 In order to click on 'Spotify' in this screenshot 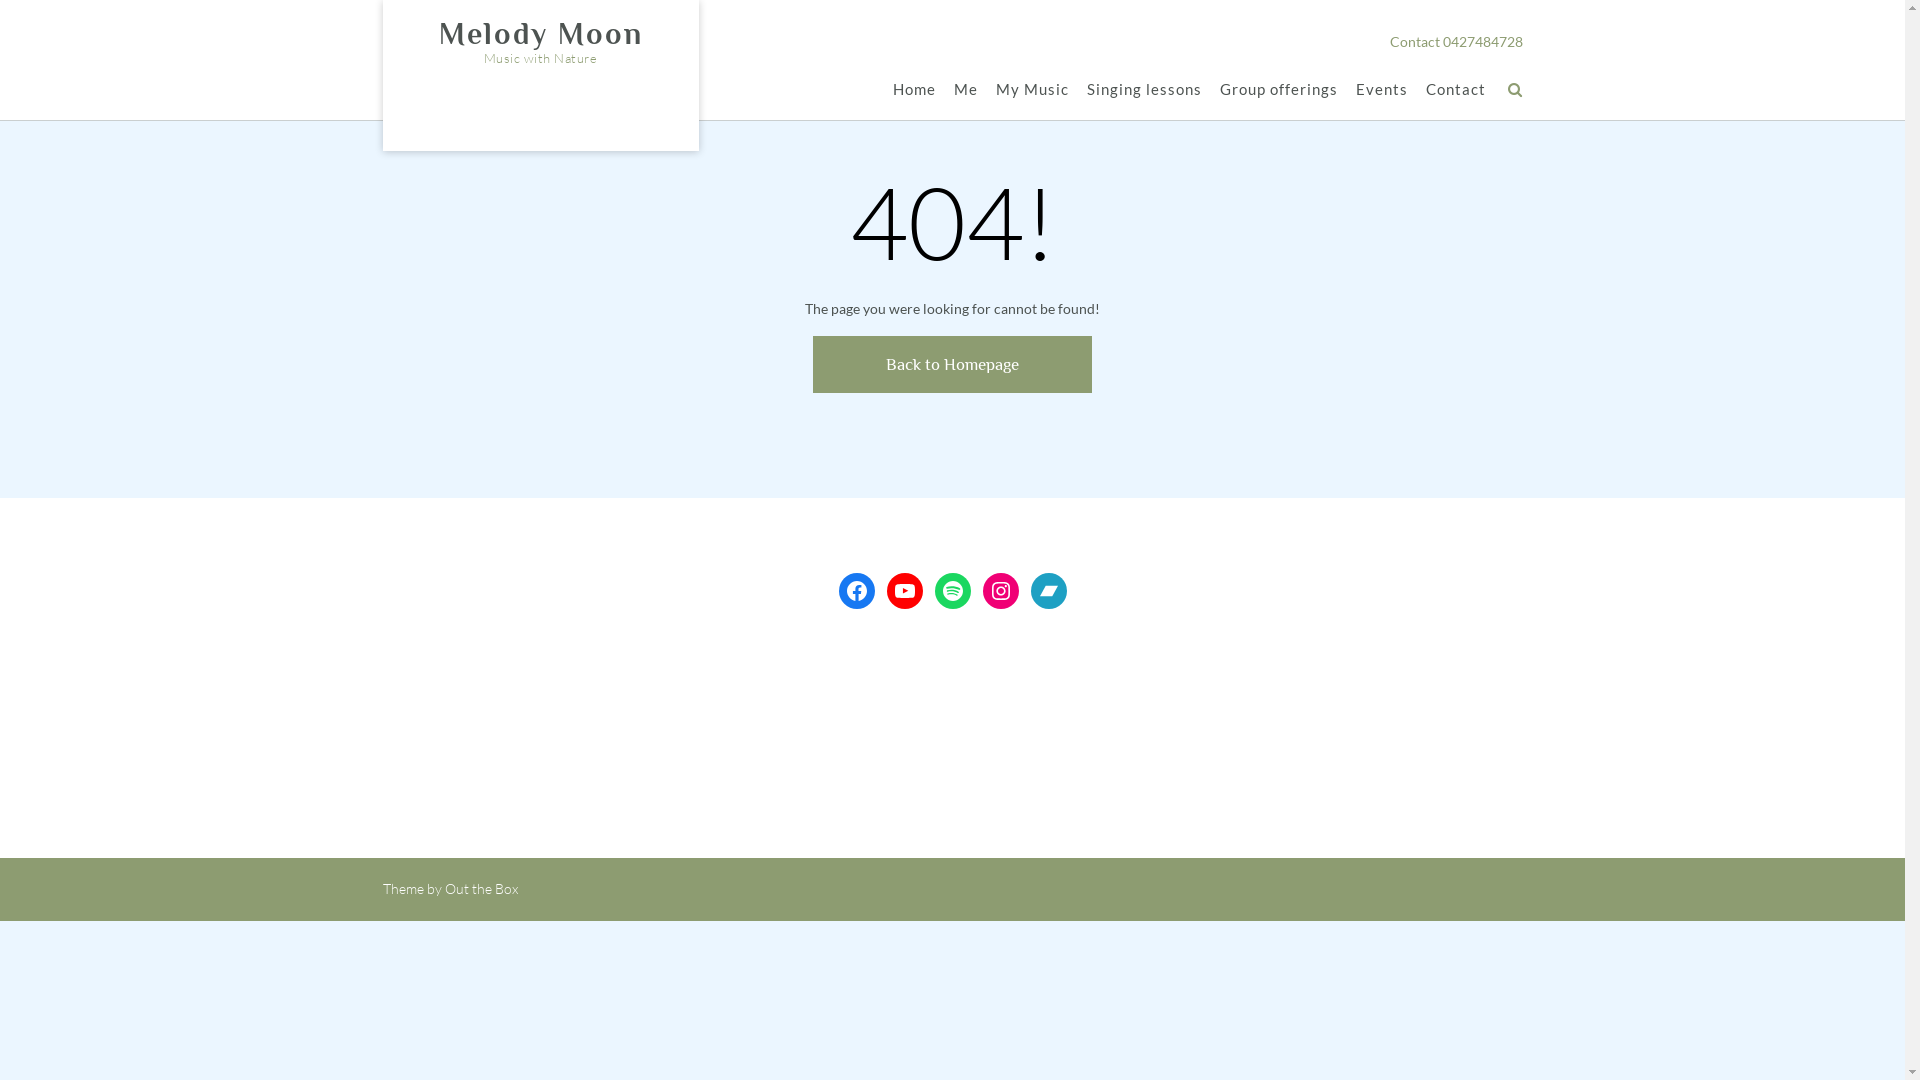, I will do `click(933, 589)`.